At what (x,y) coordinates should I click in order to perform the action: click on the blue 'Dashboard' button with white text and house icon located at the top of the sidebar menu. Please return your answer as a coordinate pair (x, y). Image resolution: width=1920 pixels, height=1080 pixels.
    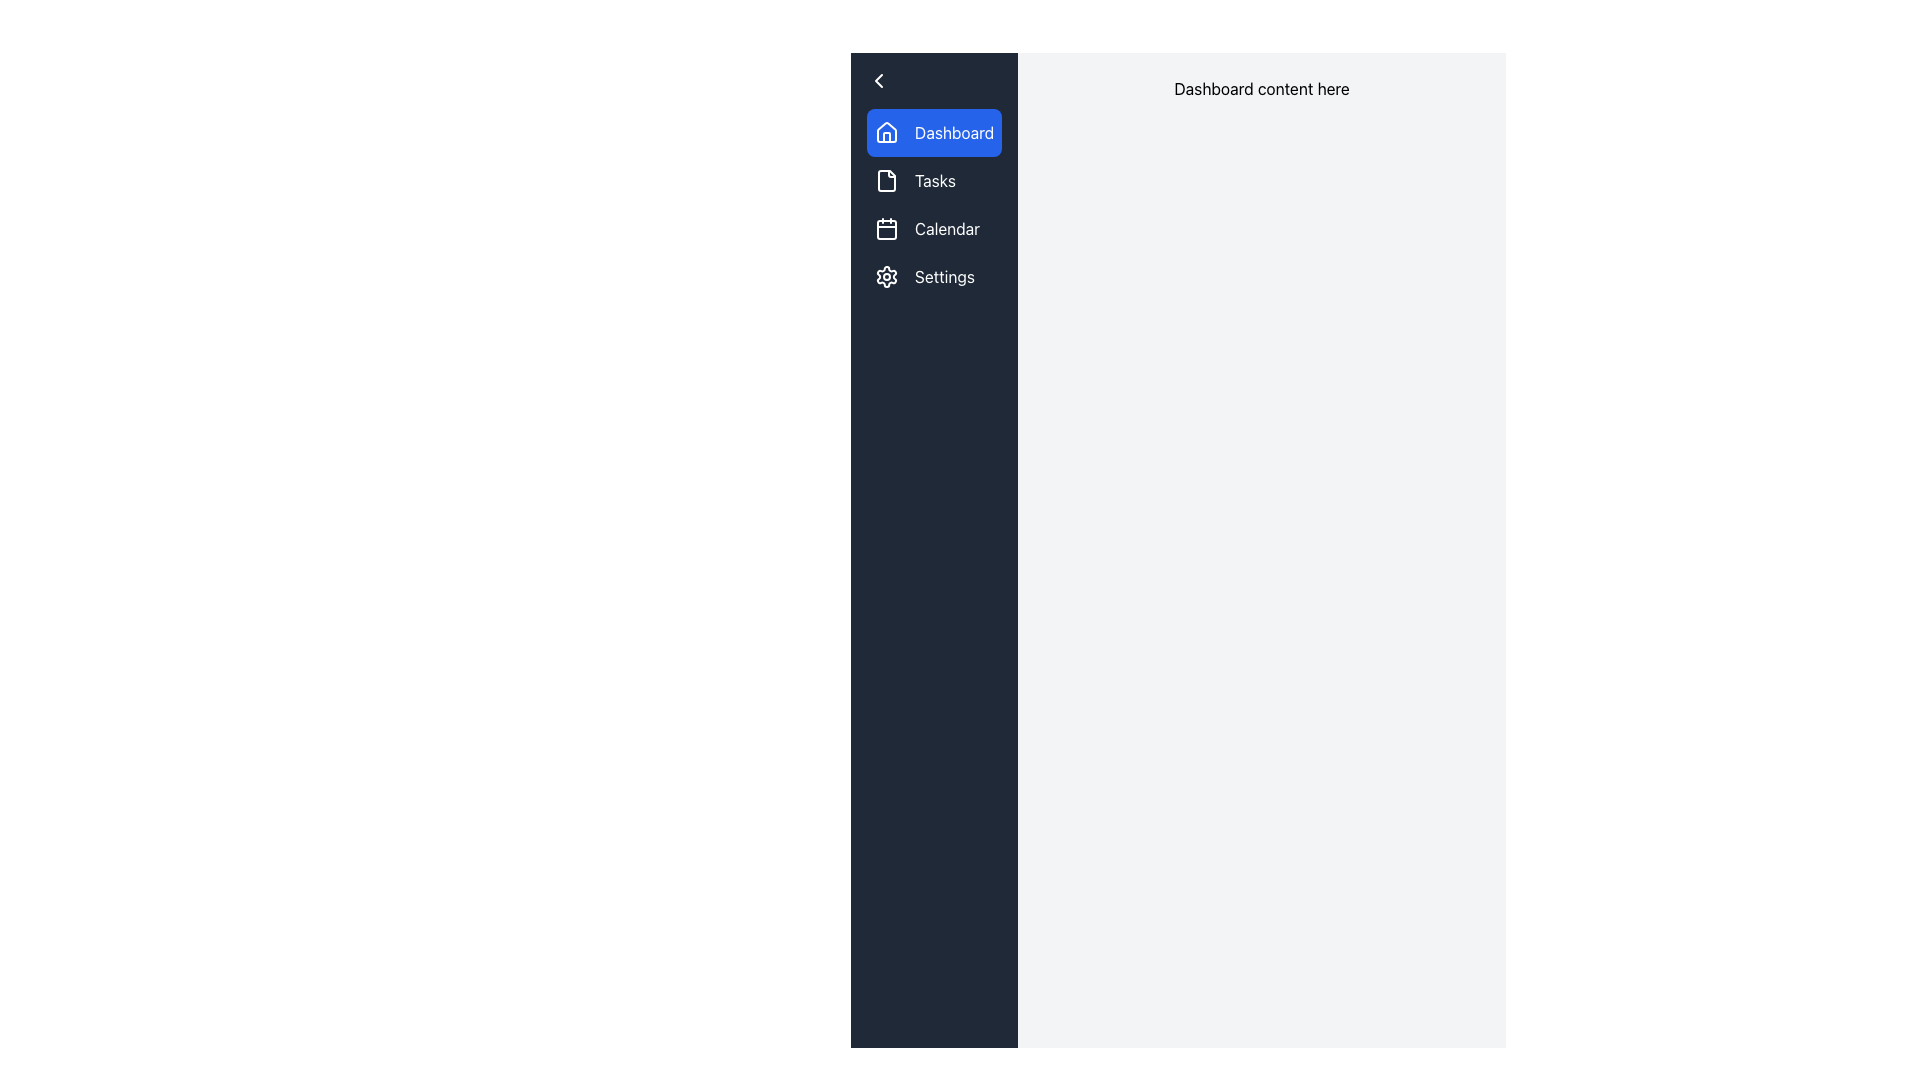
    Looking at the image, I should click on (933, 132).